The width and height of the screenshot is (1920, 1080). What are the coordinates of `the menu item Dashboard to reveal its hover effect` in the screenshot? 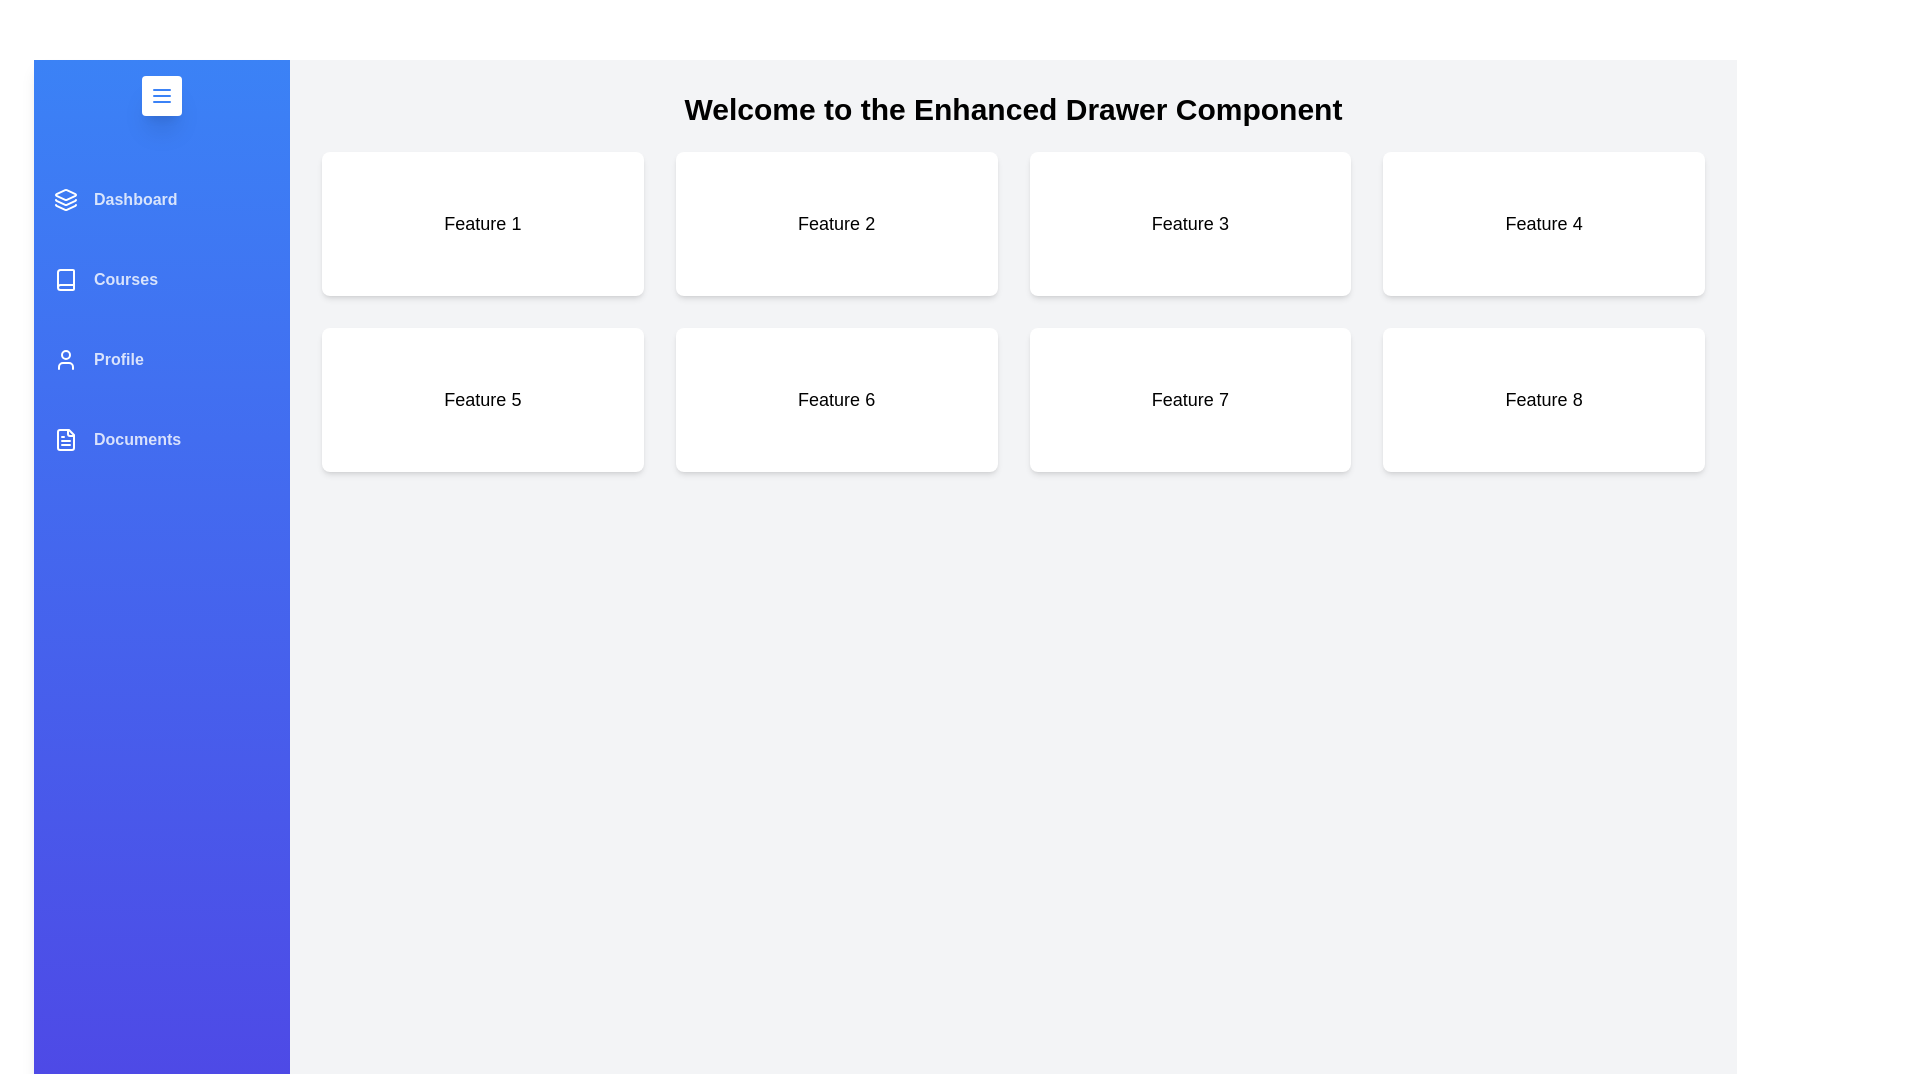 It's located at (162, 200).